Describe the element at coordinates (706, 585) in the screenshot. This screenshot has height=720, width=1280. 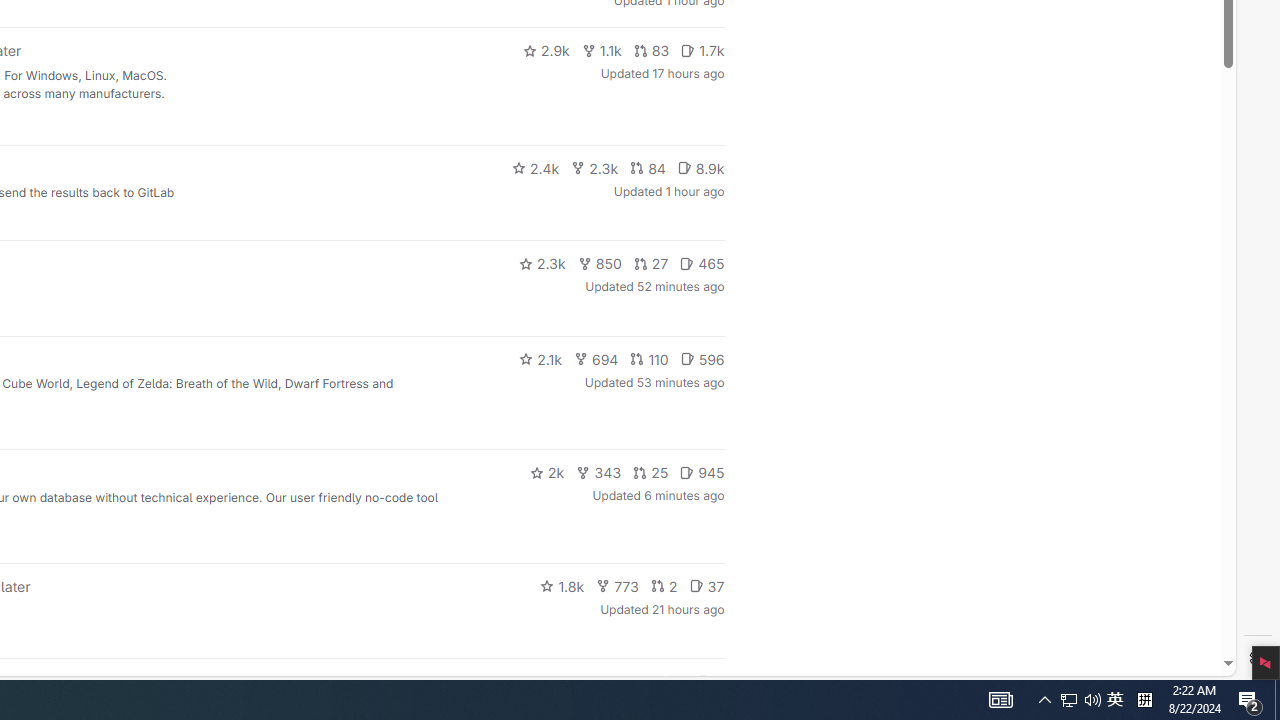
I see `'37'` at that location.